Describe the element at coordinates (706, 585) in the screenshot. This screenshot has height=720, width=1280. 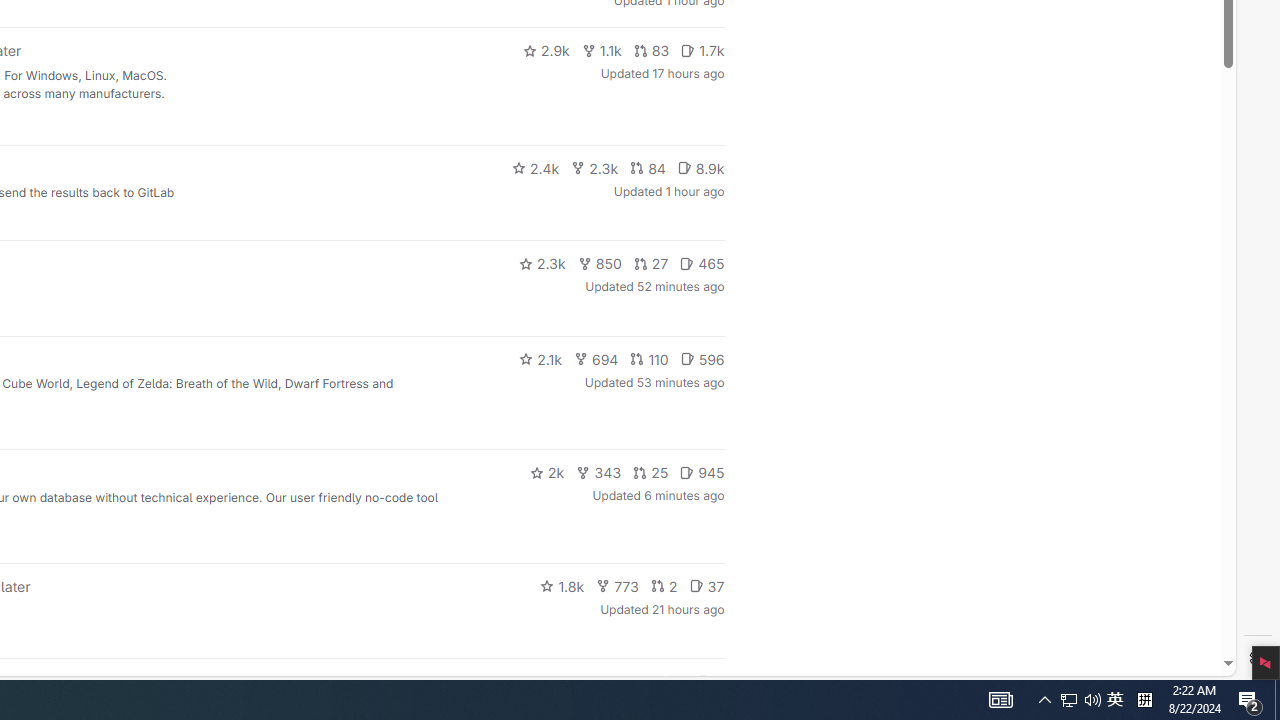
I see `'37'` at that location.